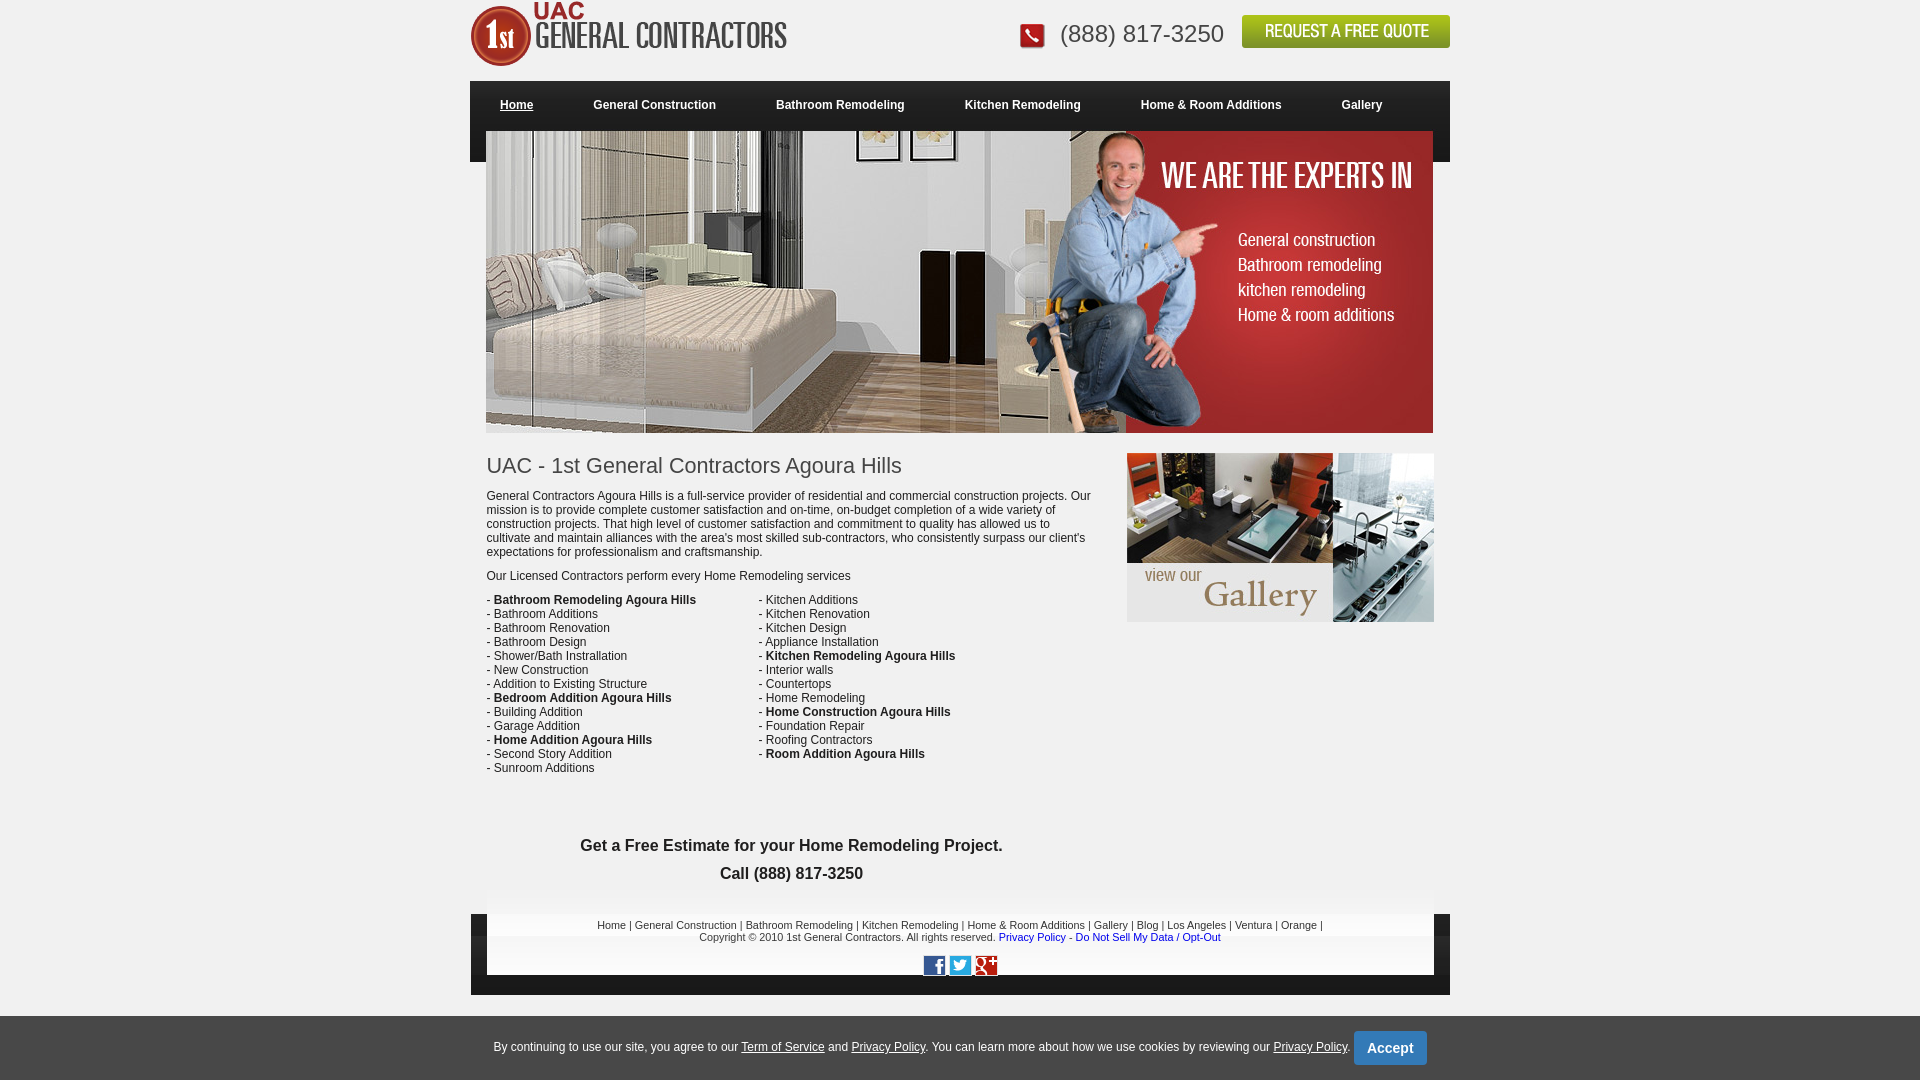 Image resolution: width=1920 pixels, height=1080 pixels. I want to click on 'Ventura', so click(1252, 925).